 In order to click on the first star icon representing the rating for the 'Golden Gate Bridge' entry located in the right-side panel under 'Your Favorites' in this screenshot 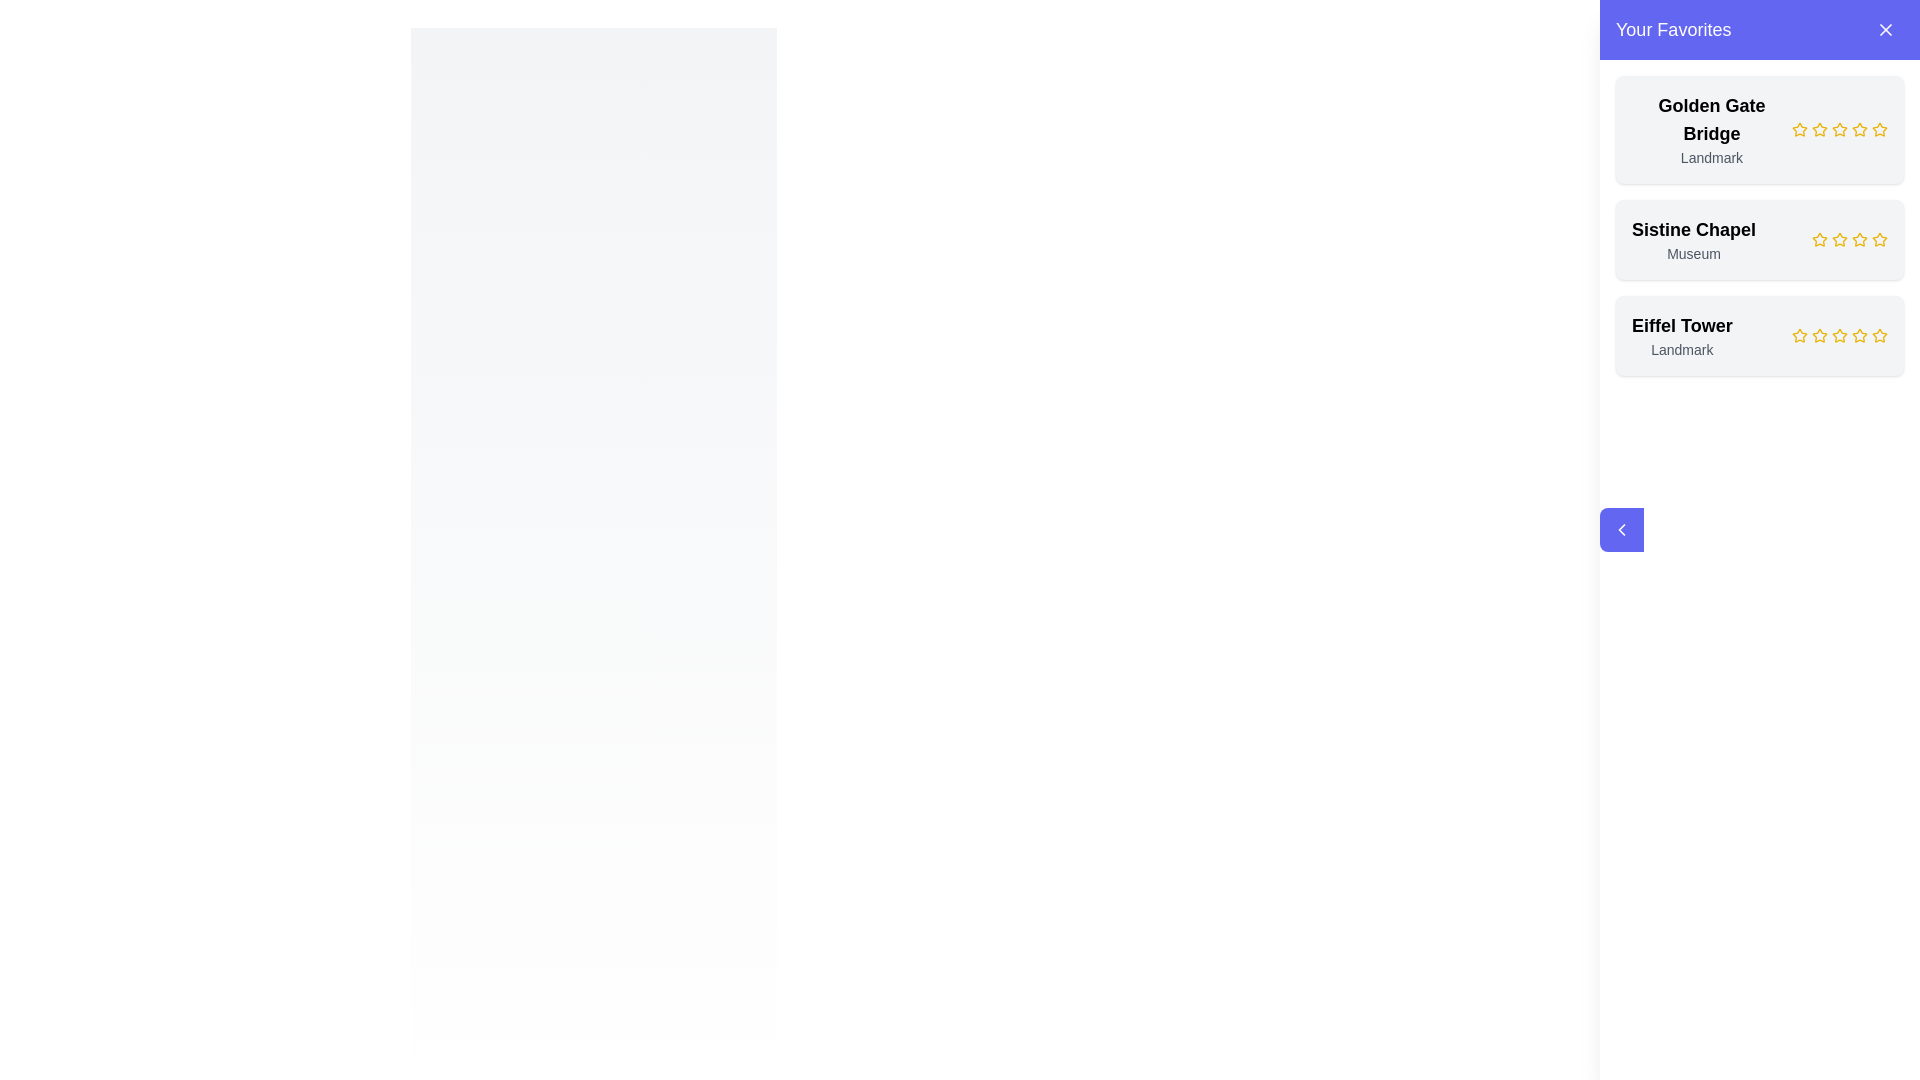, I will do `click(1800, 130)`.